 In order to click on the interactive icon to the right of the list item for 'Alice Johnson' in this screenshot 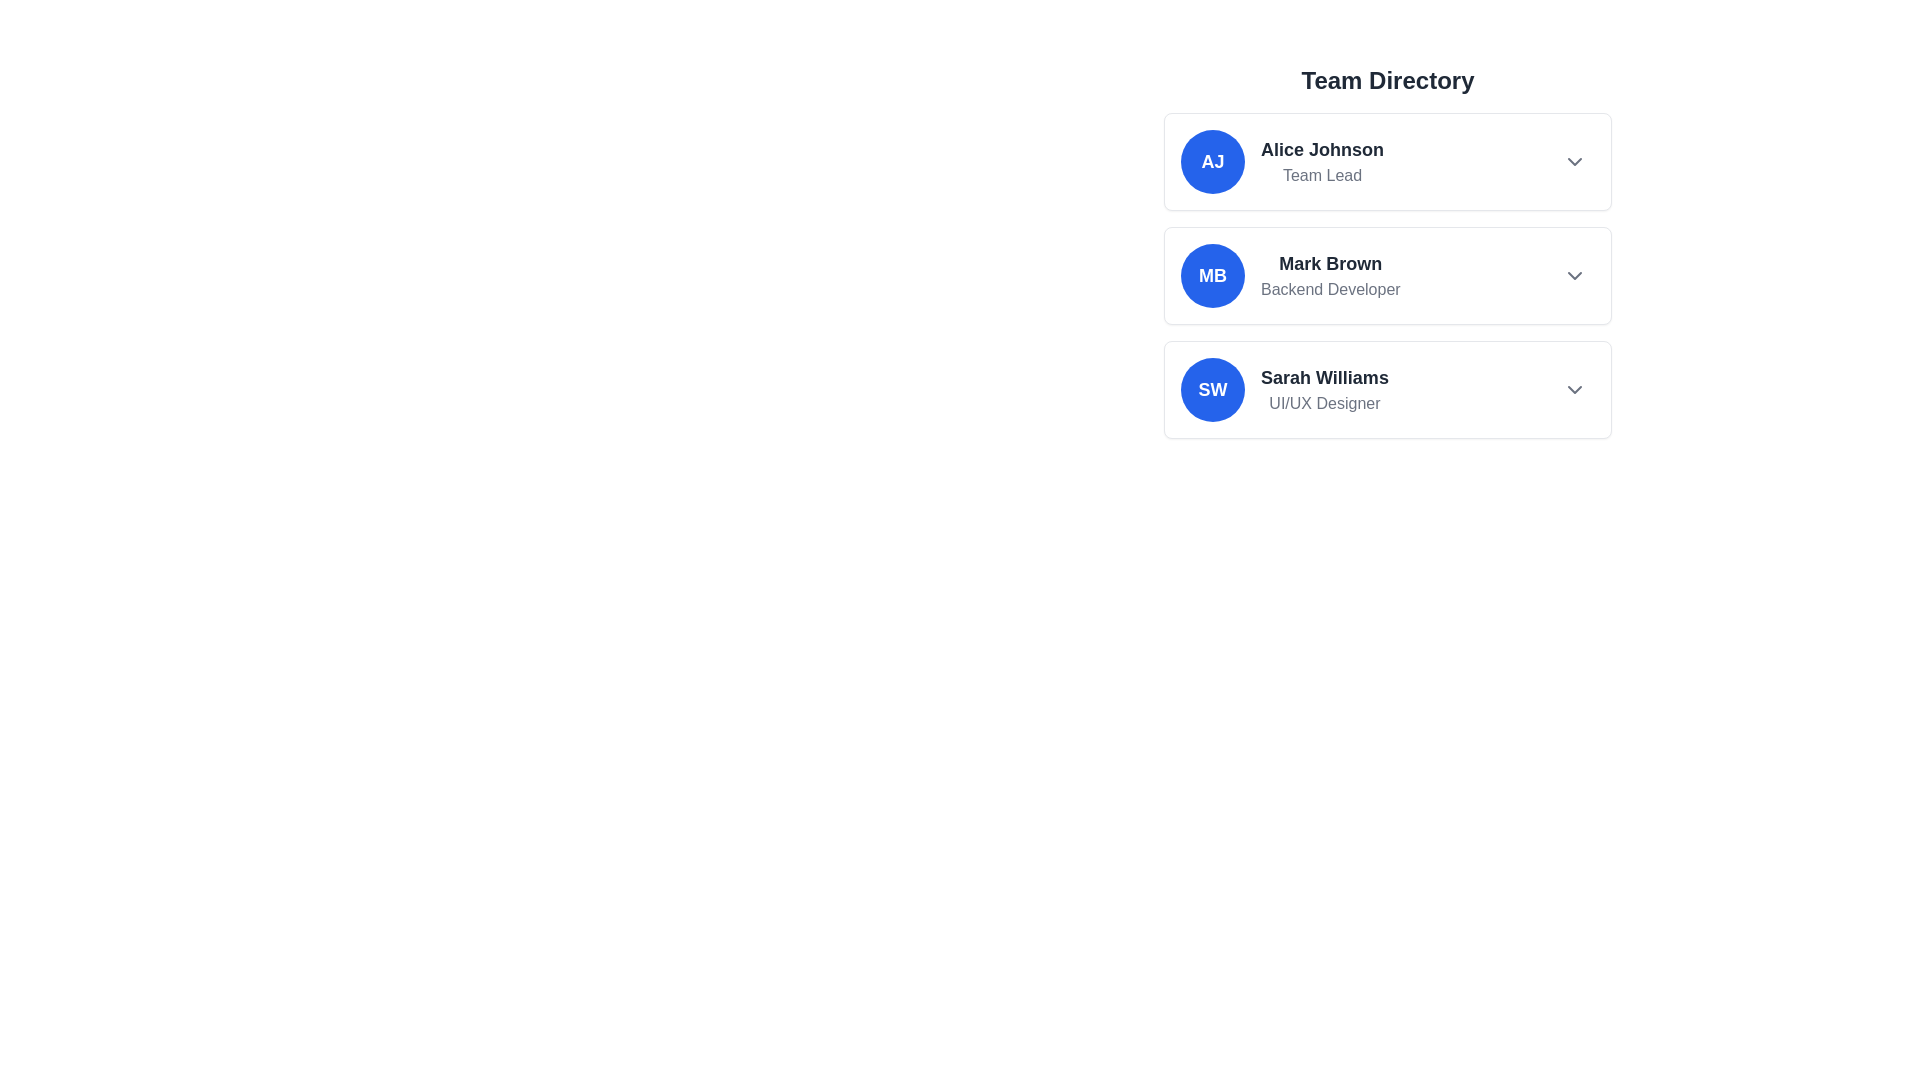, I will do `click(1573, 161)`.